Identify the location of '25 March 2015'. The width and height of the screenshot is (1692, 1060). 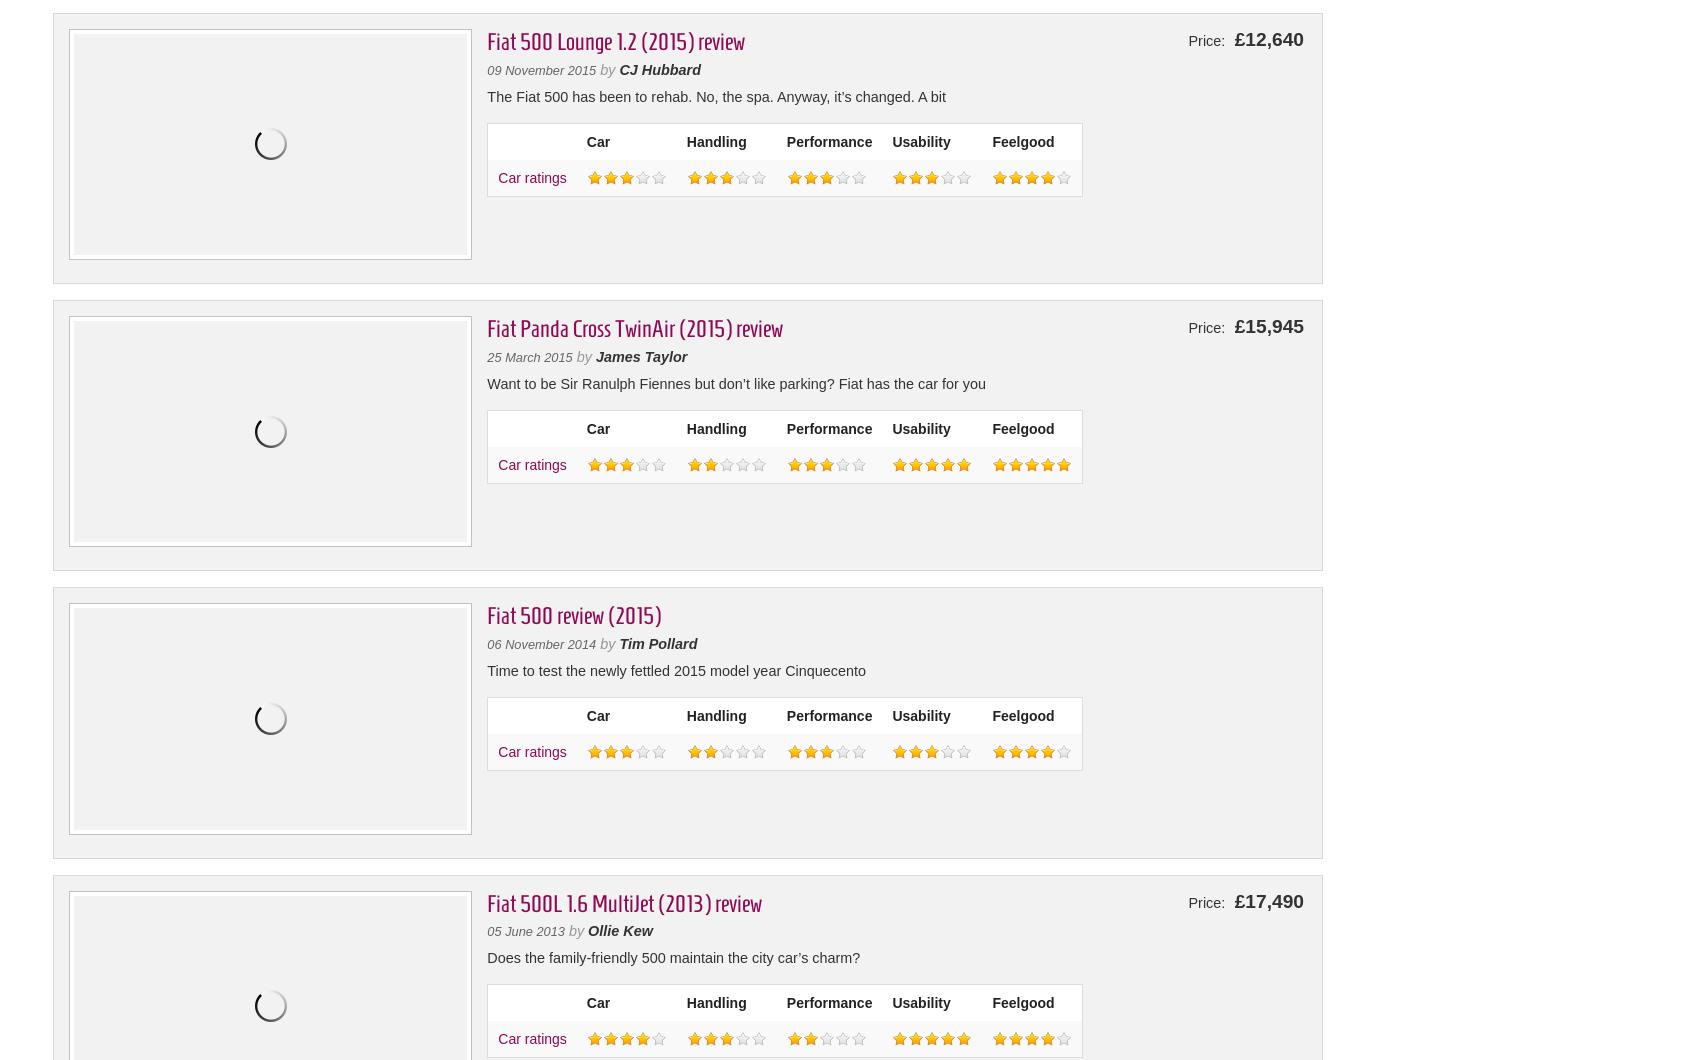
(485, 356).